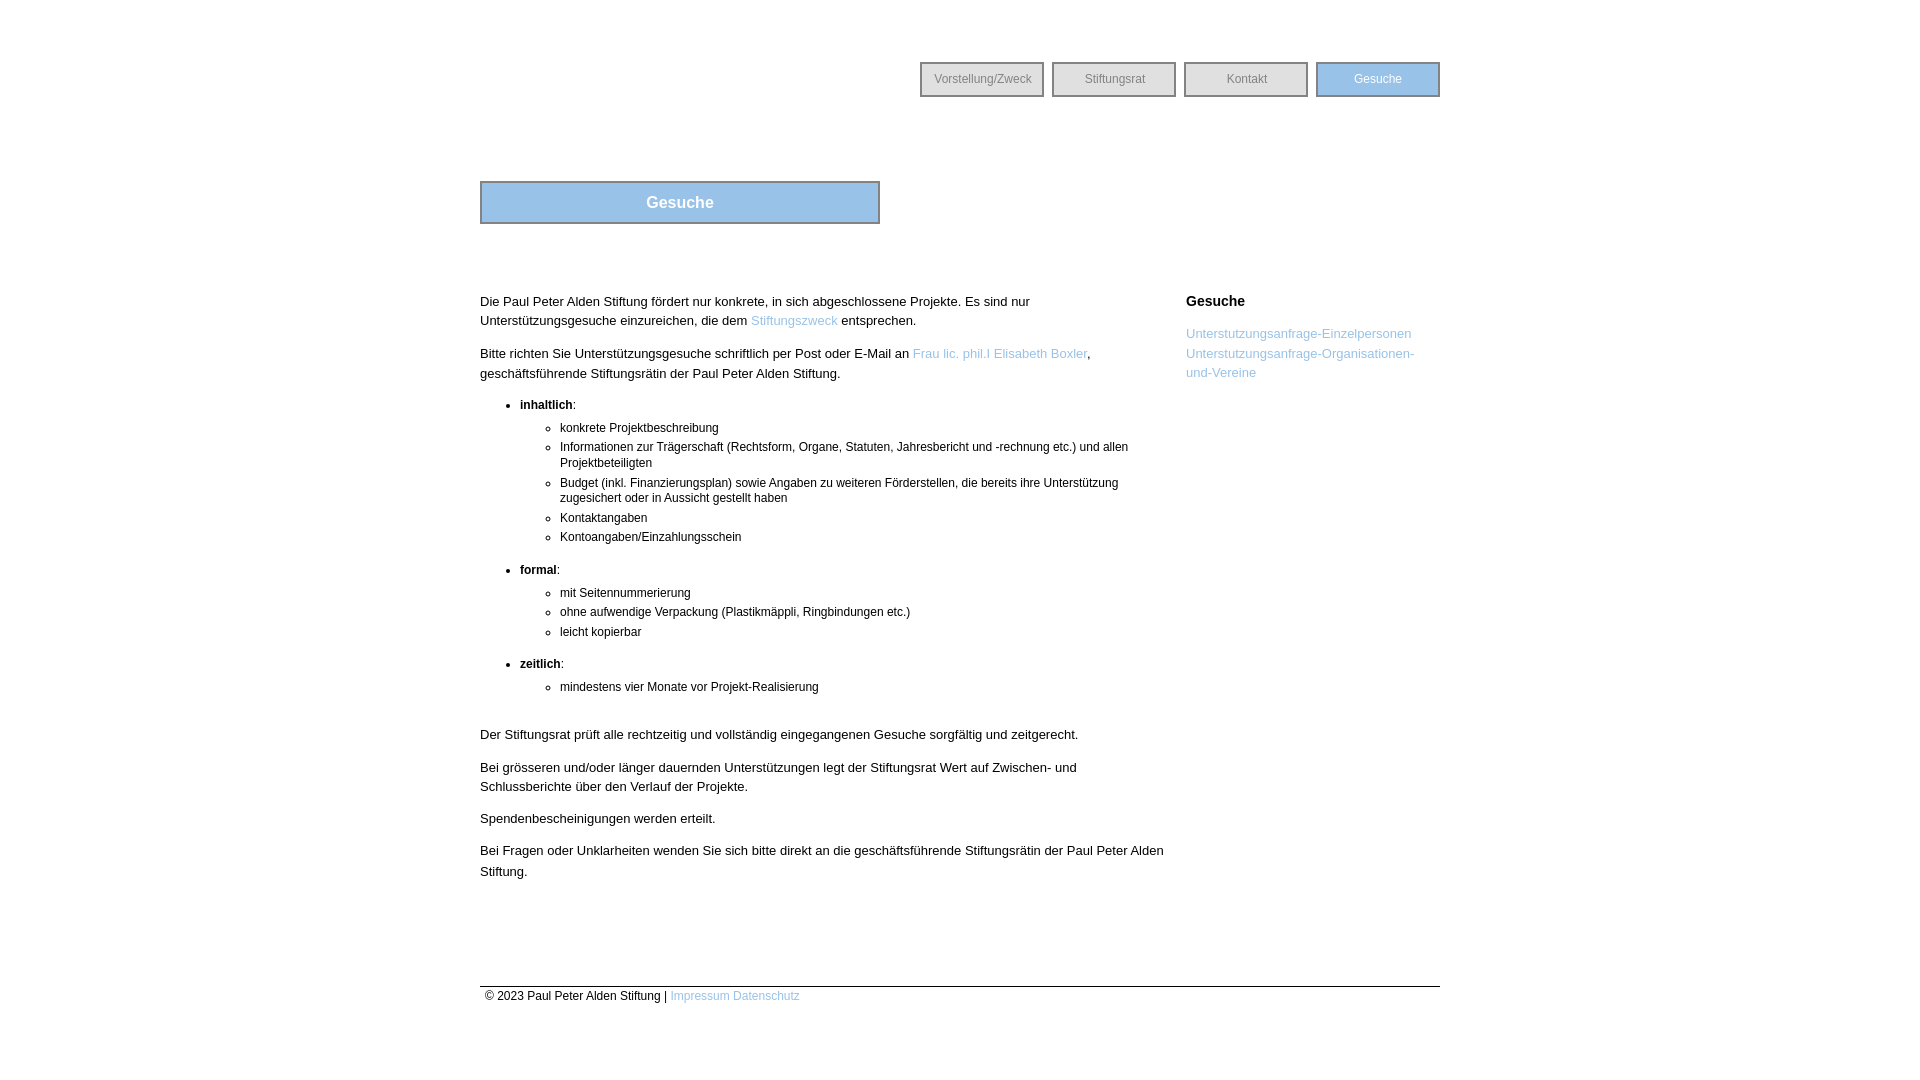  What do you see at coordinates (793, 319) in the screenshot?
I see `'Stiftungszweck'` at bounding box center [793, 319].